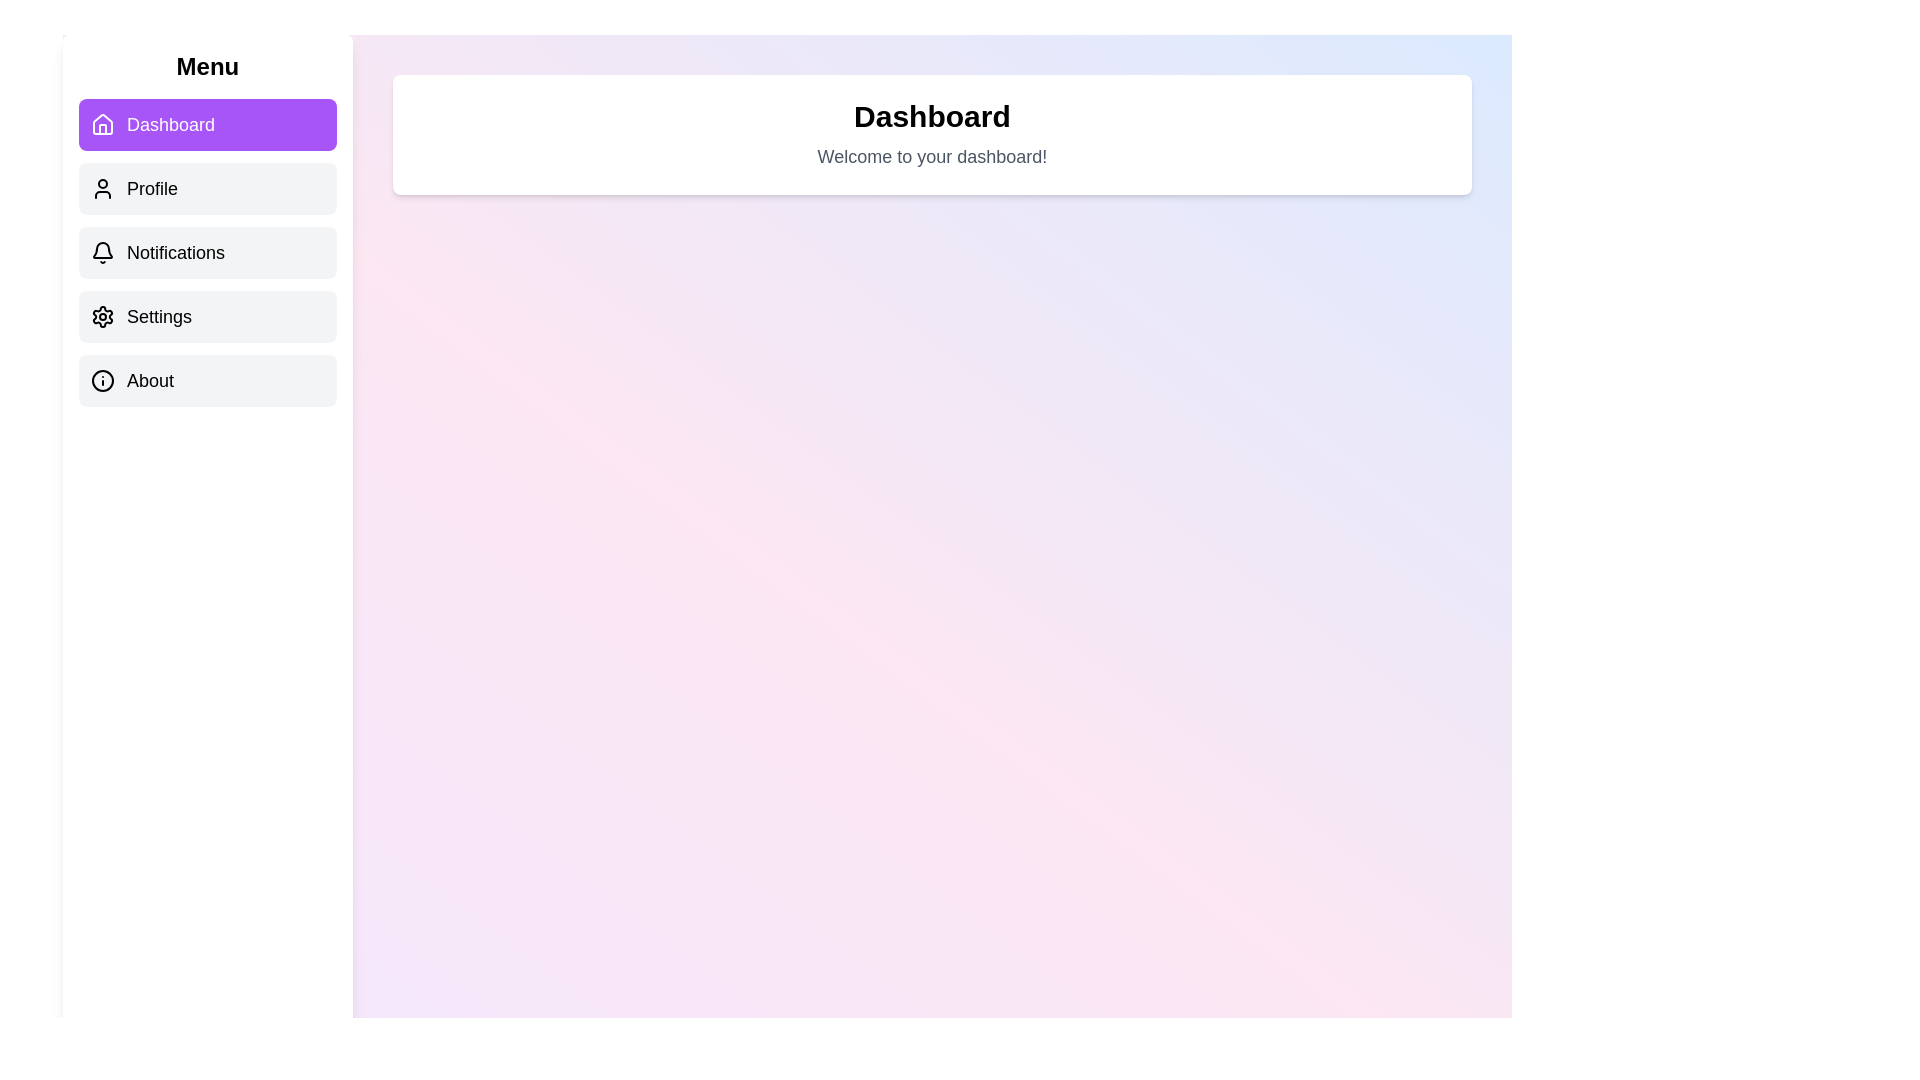  Describe the element at coordinates (207, 315) in the screenshot. I see `the menu item Settings to view its content` at that location.